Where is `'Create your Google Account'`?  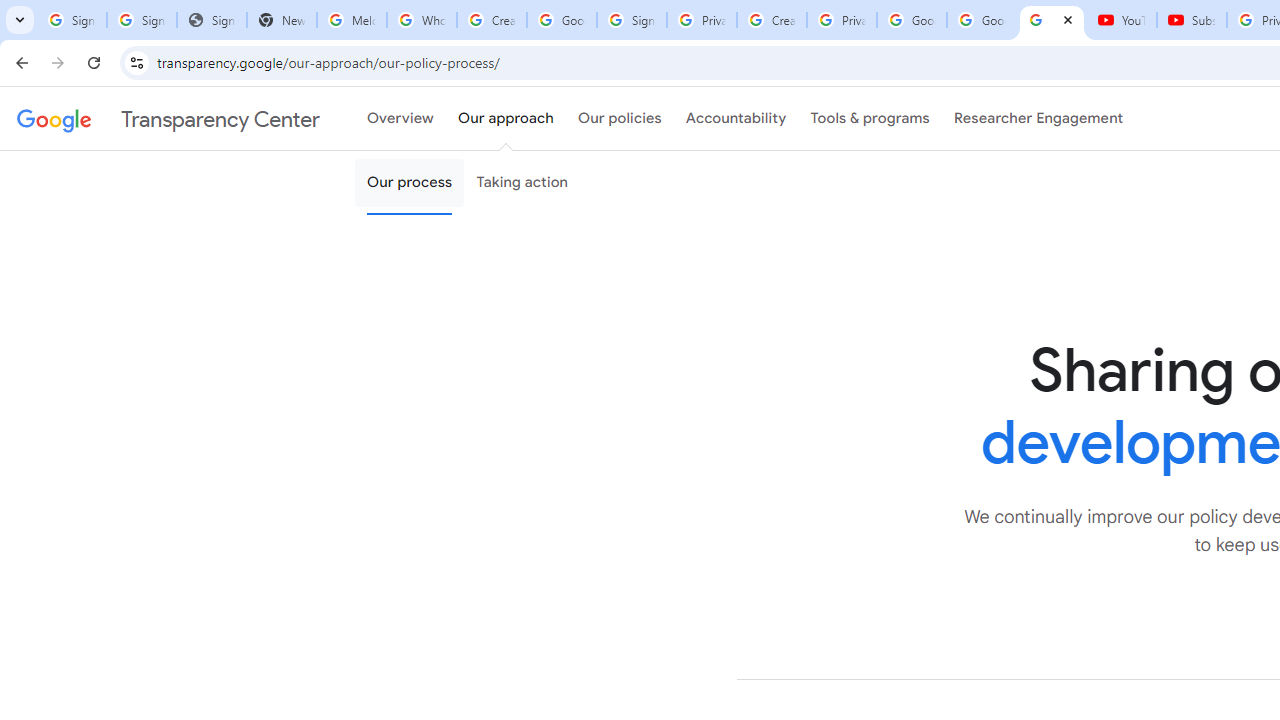
'Create your Google Account' is located at coordinates (492, 20).